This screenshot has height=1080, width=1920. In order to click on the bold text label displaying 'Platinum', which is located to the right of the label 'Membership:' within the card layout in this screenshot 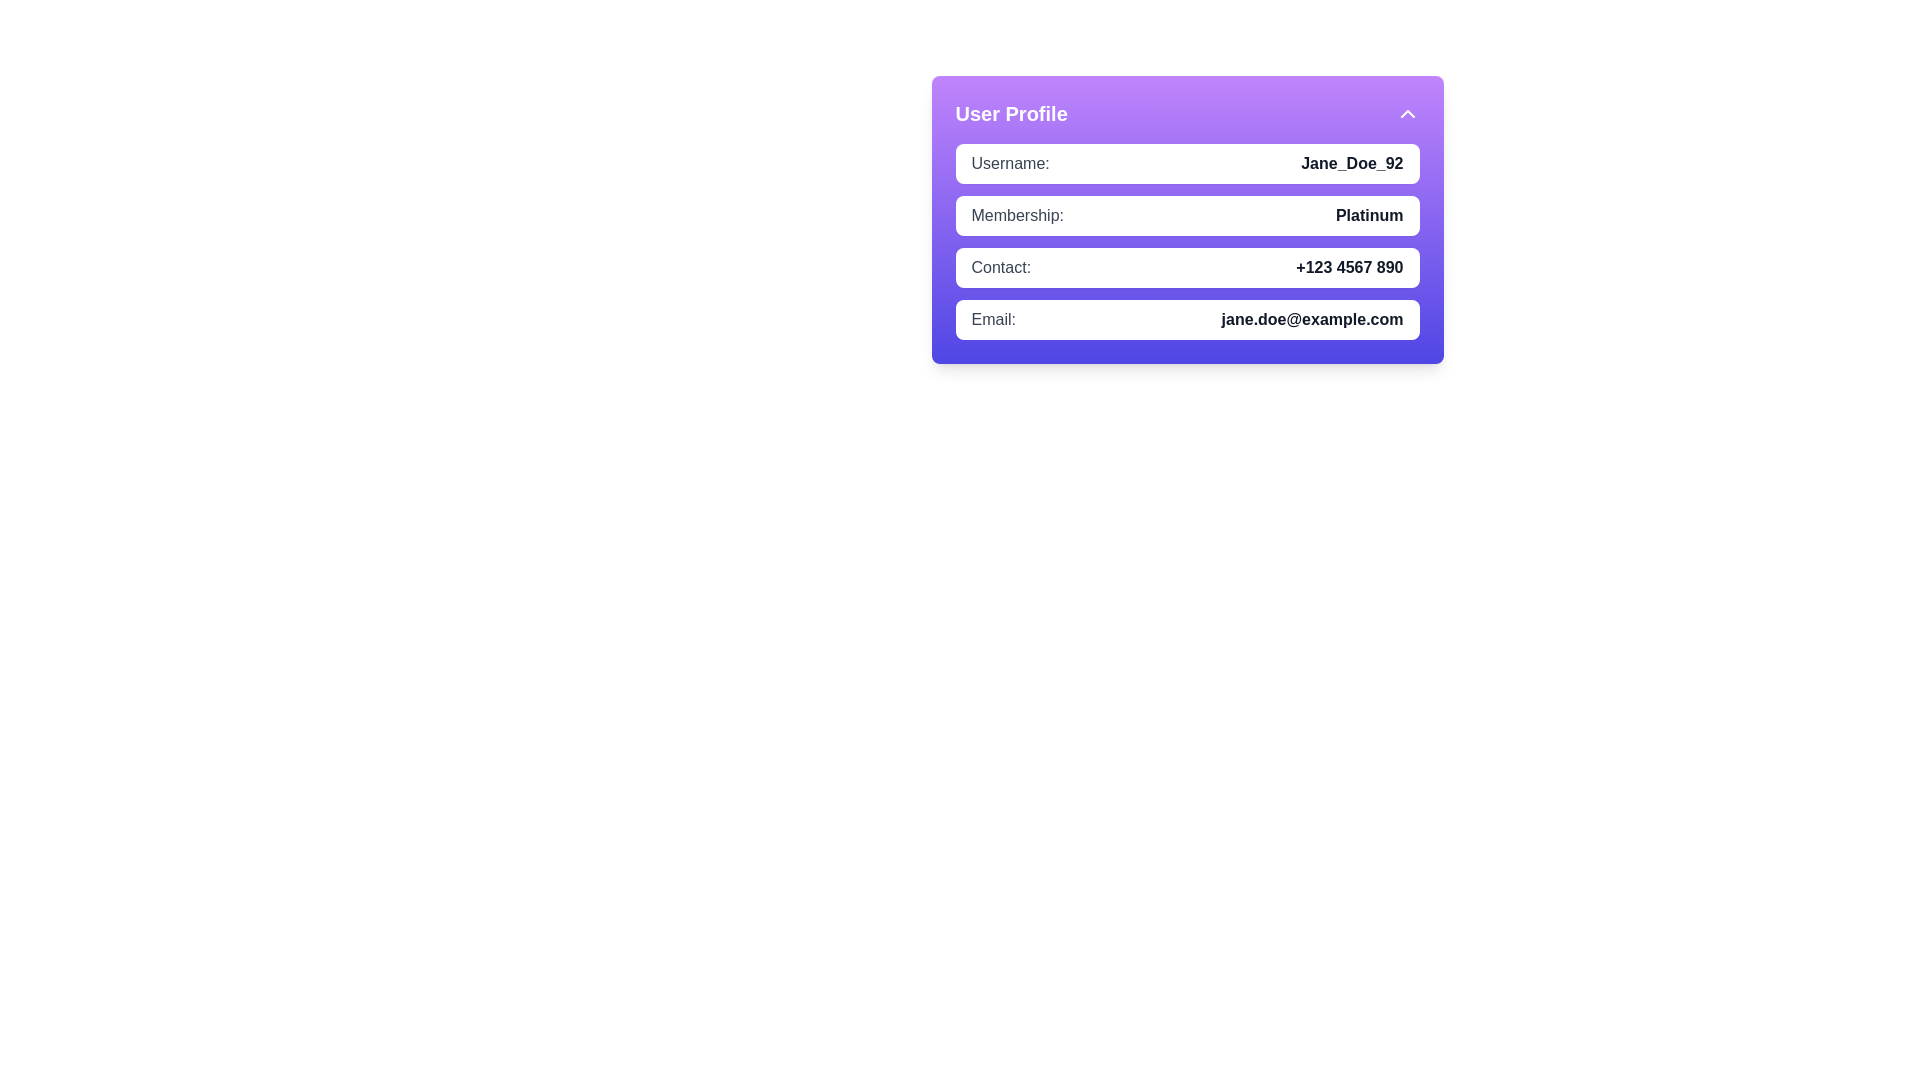, I will do `click(1368, 216)`.